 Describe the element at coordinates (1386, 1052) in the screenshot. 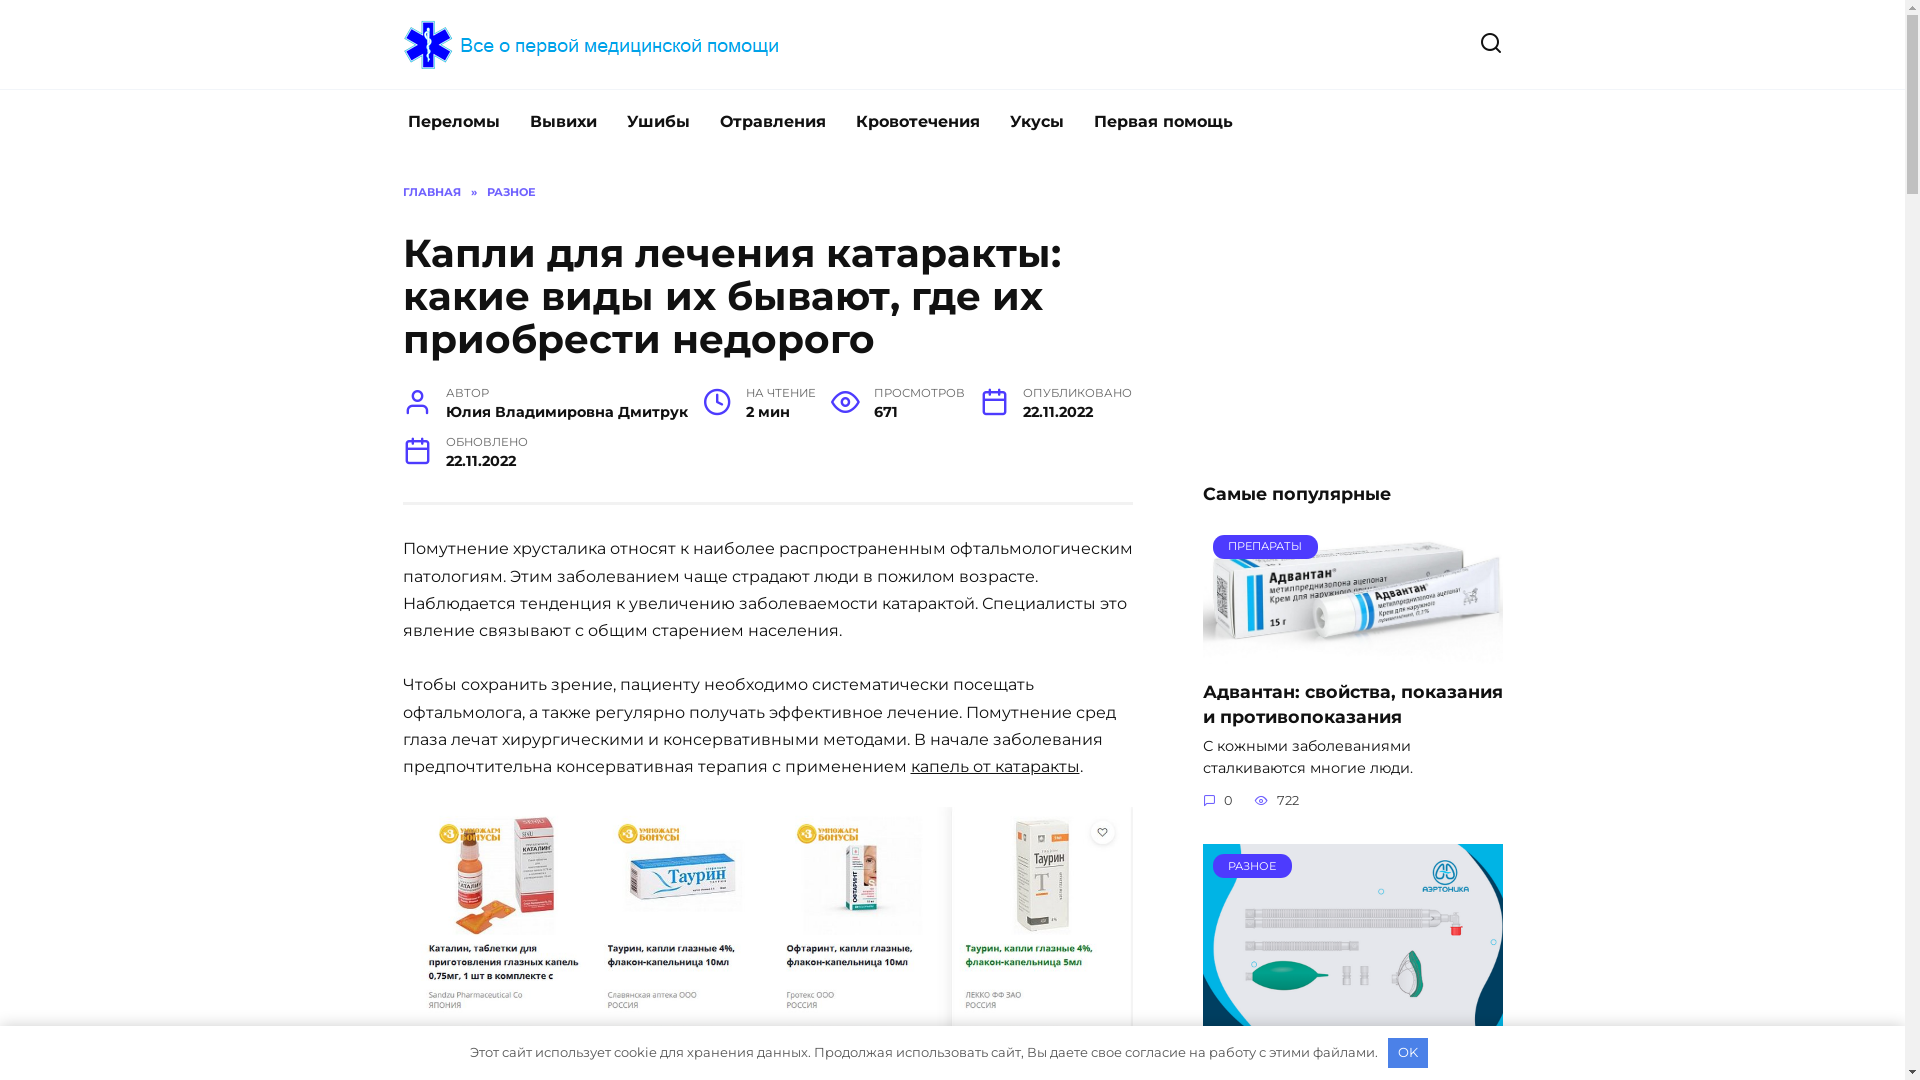

I see `'OK'` at that location.